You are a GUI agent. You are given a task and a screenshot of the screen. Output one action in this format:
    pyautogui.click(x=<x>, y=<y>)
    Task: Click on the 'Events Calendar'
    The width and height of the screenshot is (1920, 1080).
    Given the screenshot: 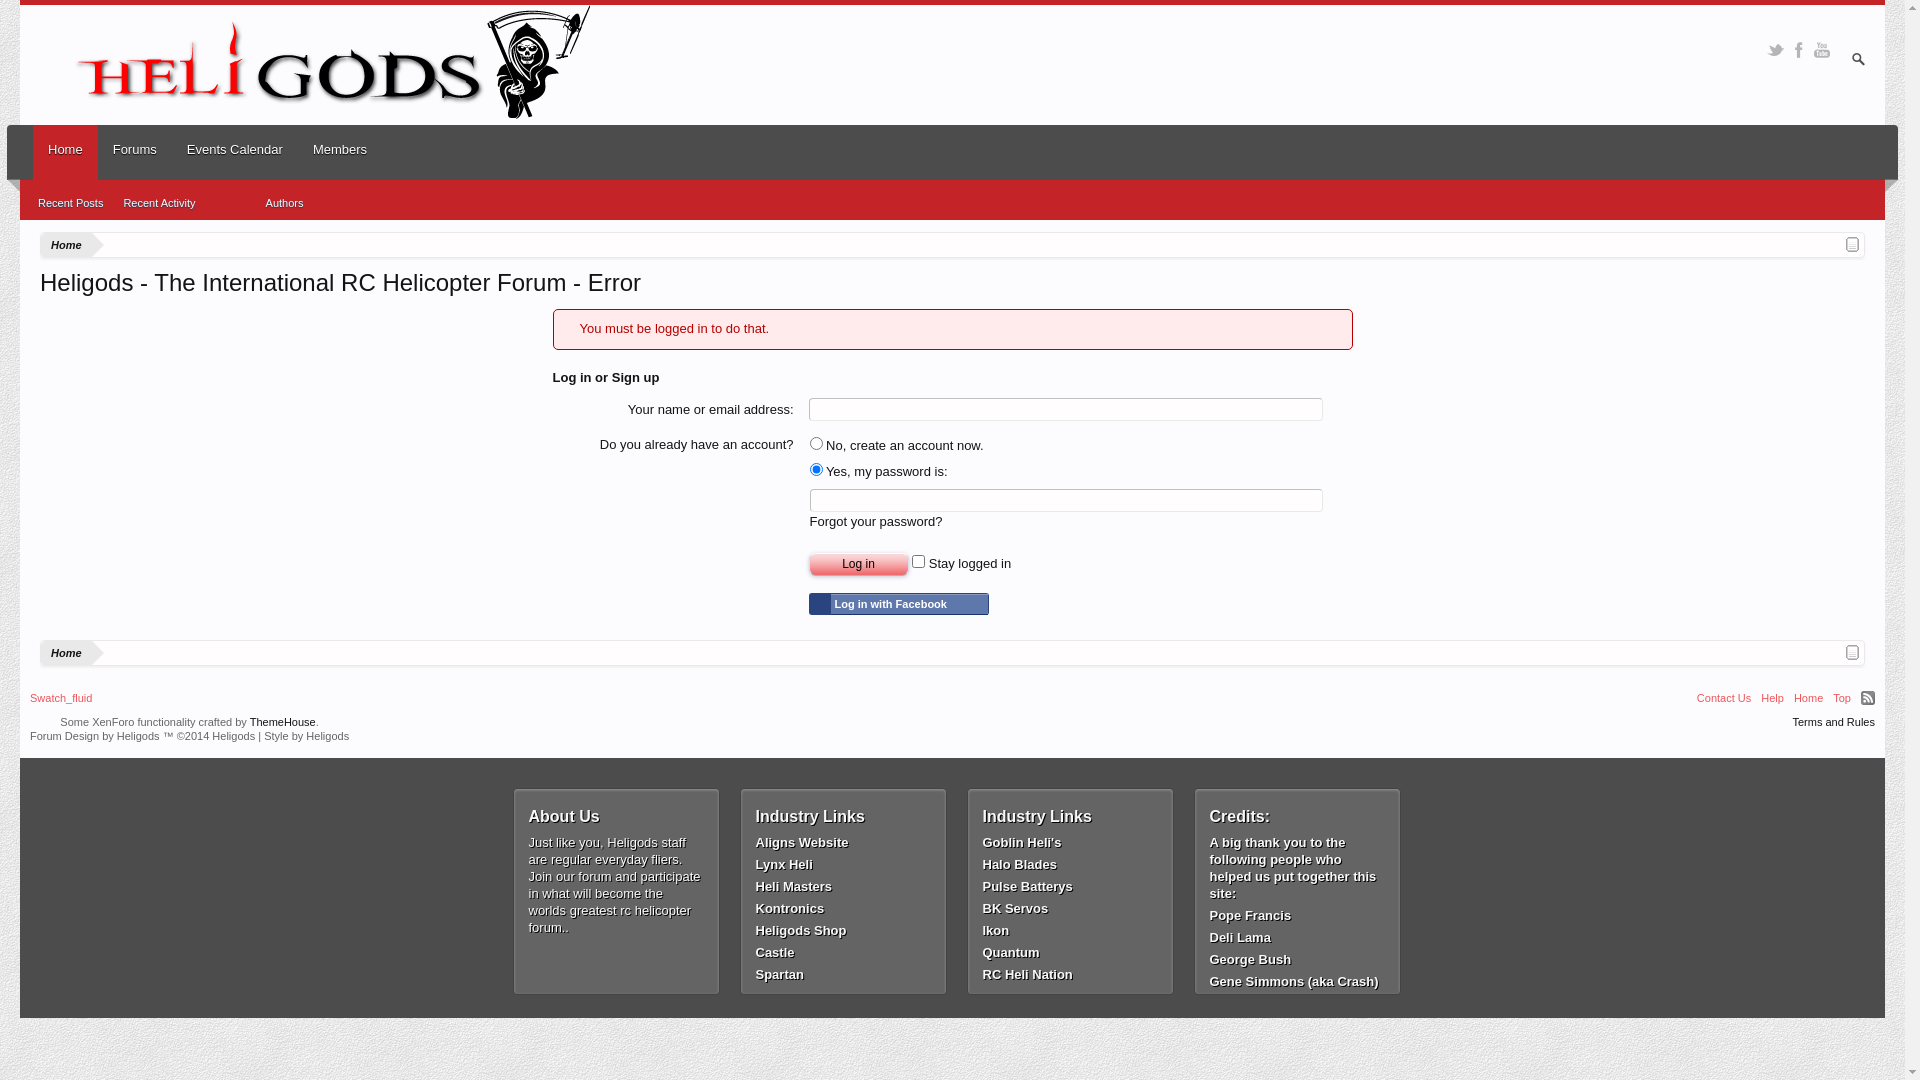 What is the action you would take?
    pyautogui.click(x=235, y=149)
    